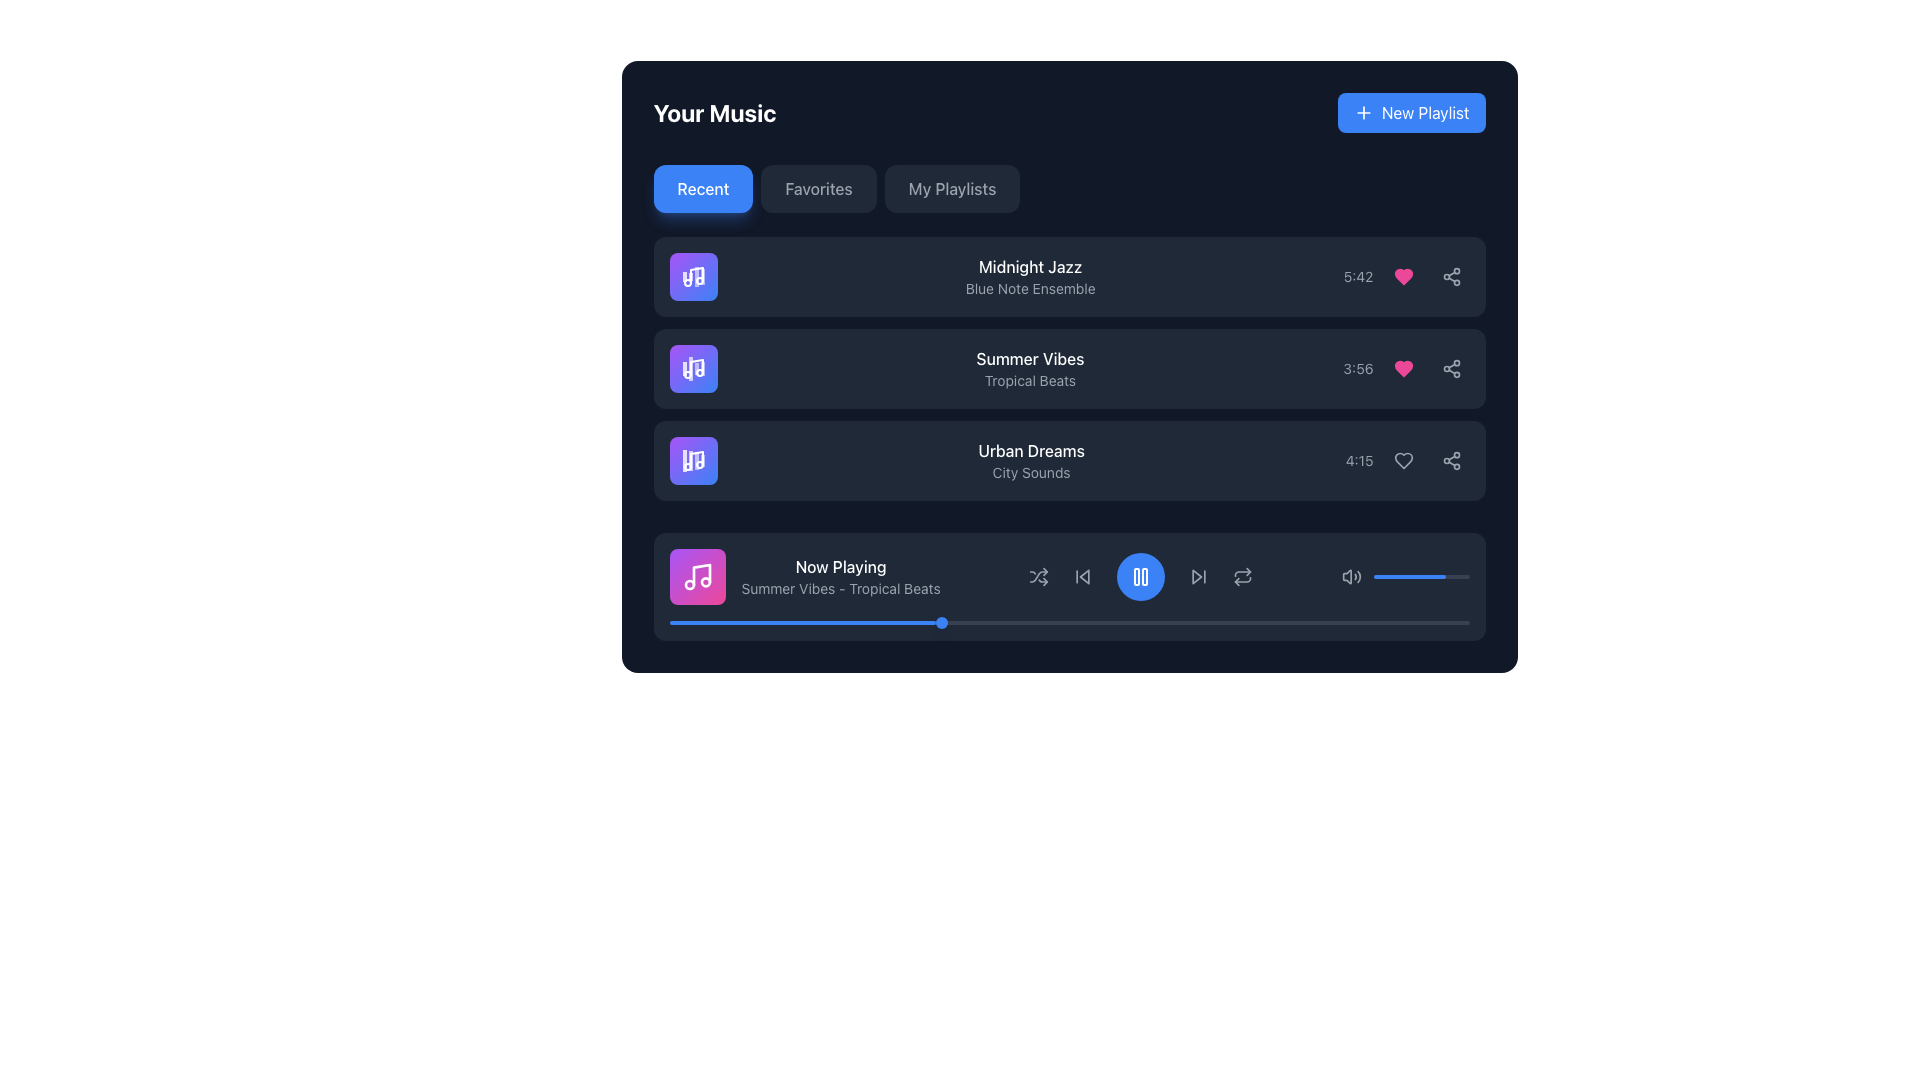 The image size is (1920, 1080). I want to click on the third slender vertical rectangle with a white fill, positioned within a grouping of similar rectangles, so click(696, 460).